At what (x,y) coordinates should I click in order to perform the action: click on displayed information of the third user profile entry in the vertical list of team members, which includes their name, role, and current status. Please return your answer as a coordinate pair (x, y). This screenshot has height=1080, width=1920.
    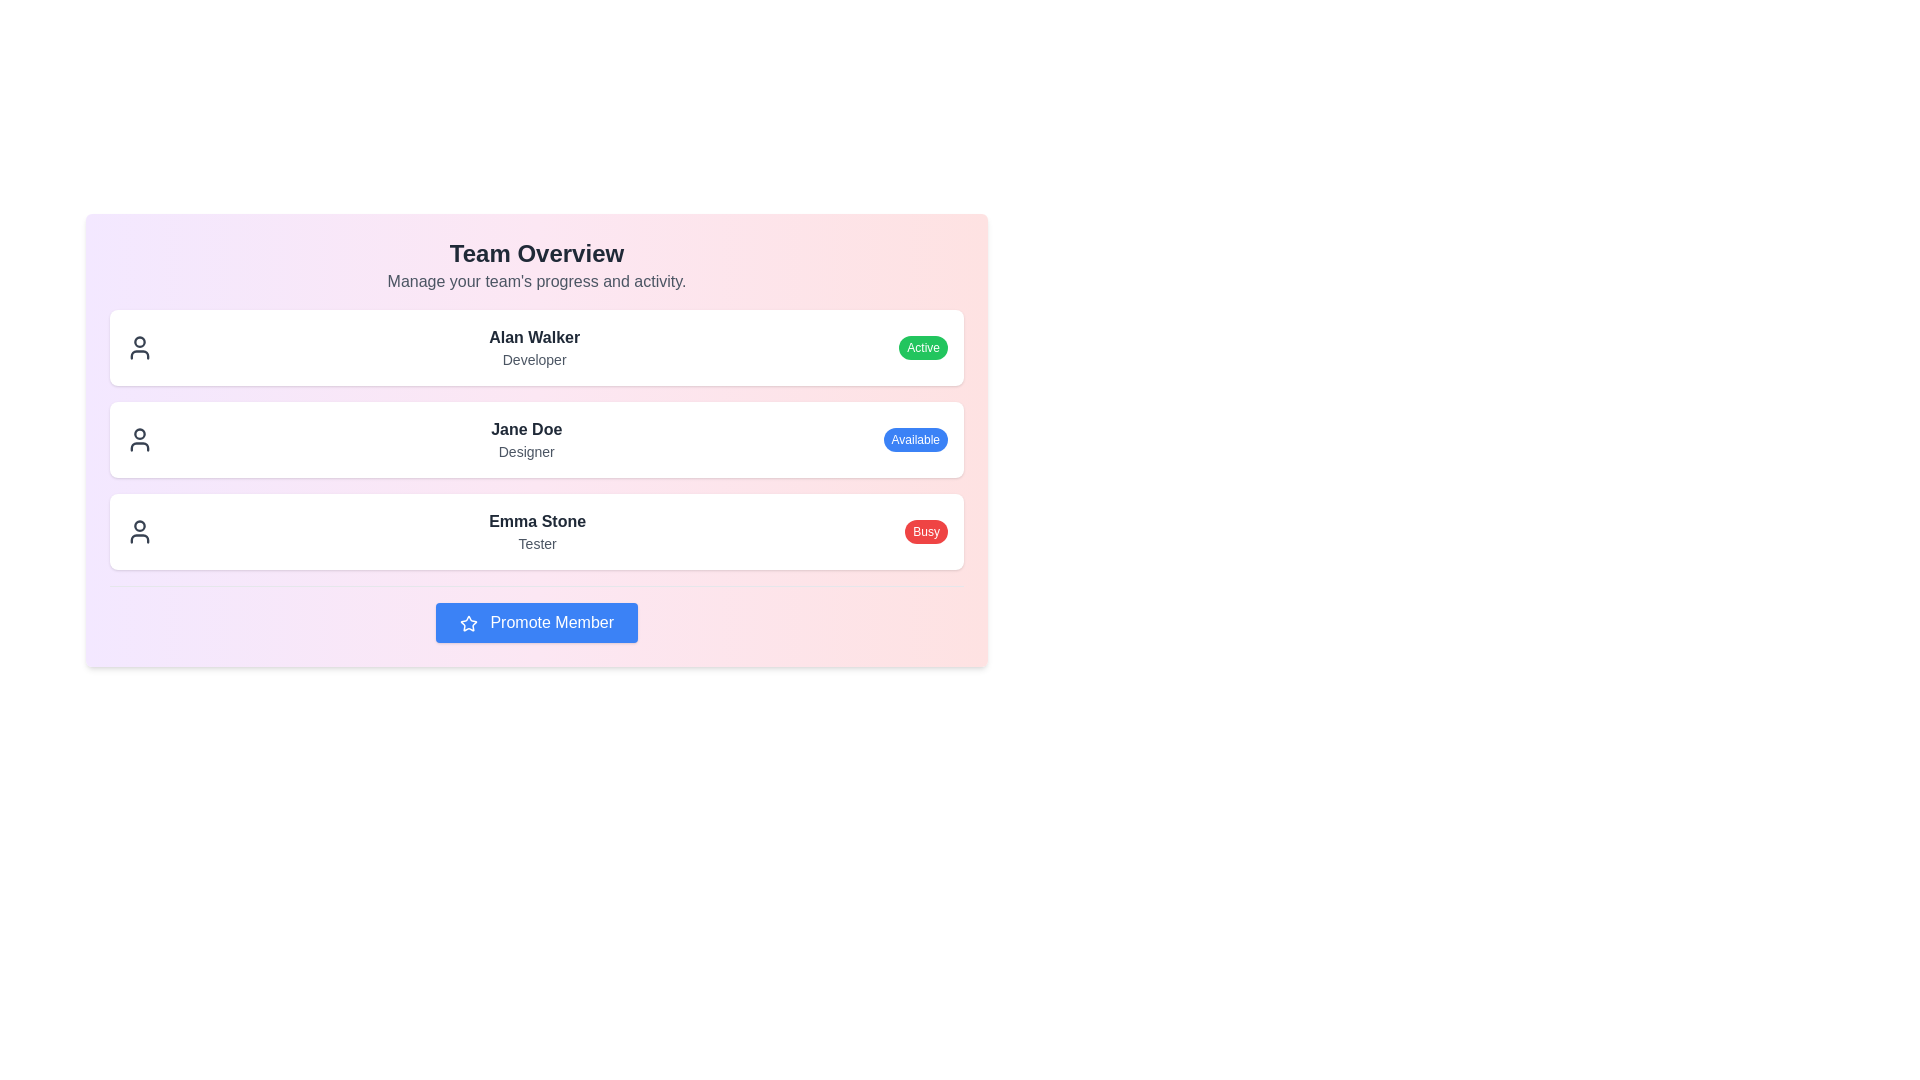
    Looking at the image, I should click on (537, 531).